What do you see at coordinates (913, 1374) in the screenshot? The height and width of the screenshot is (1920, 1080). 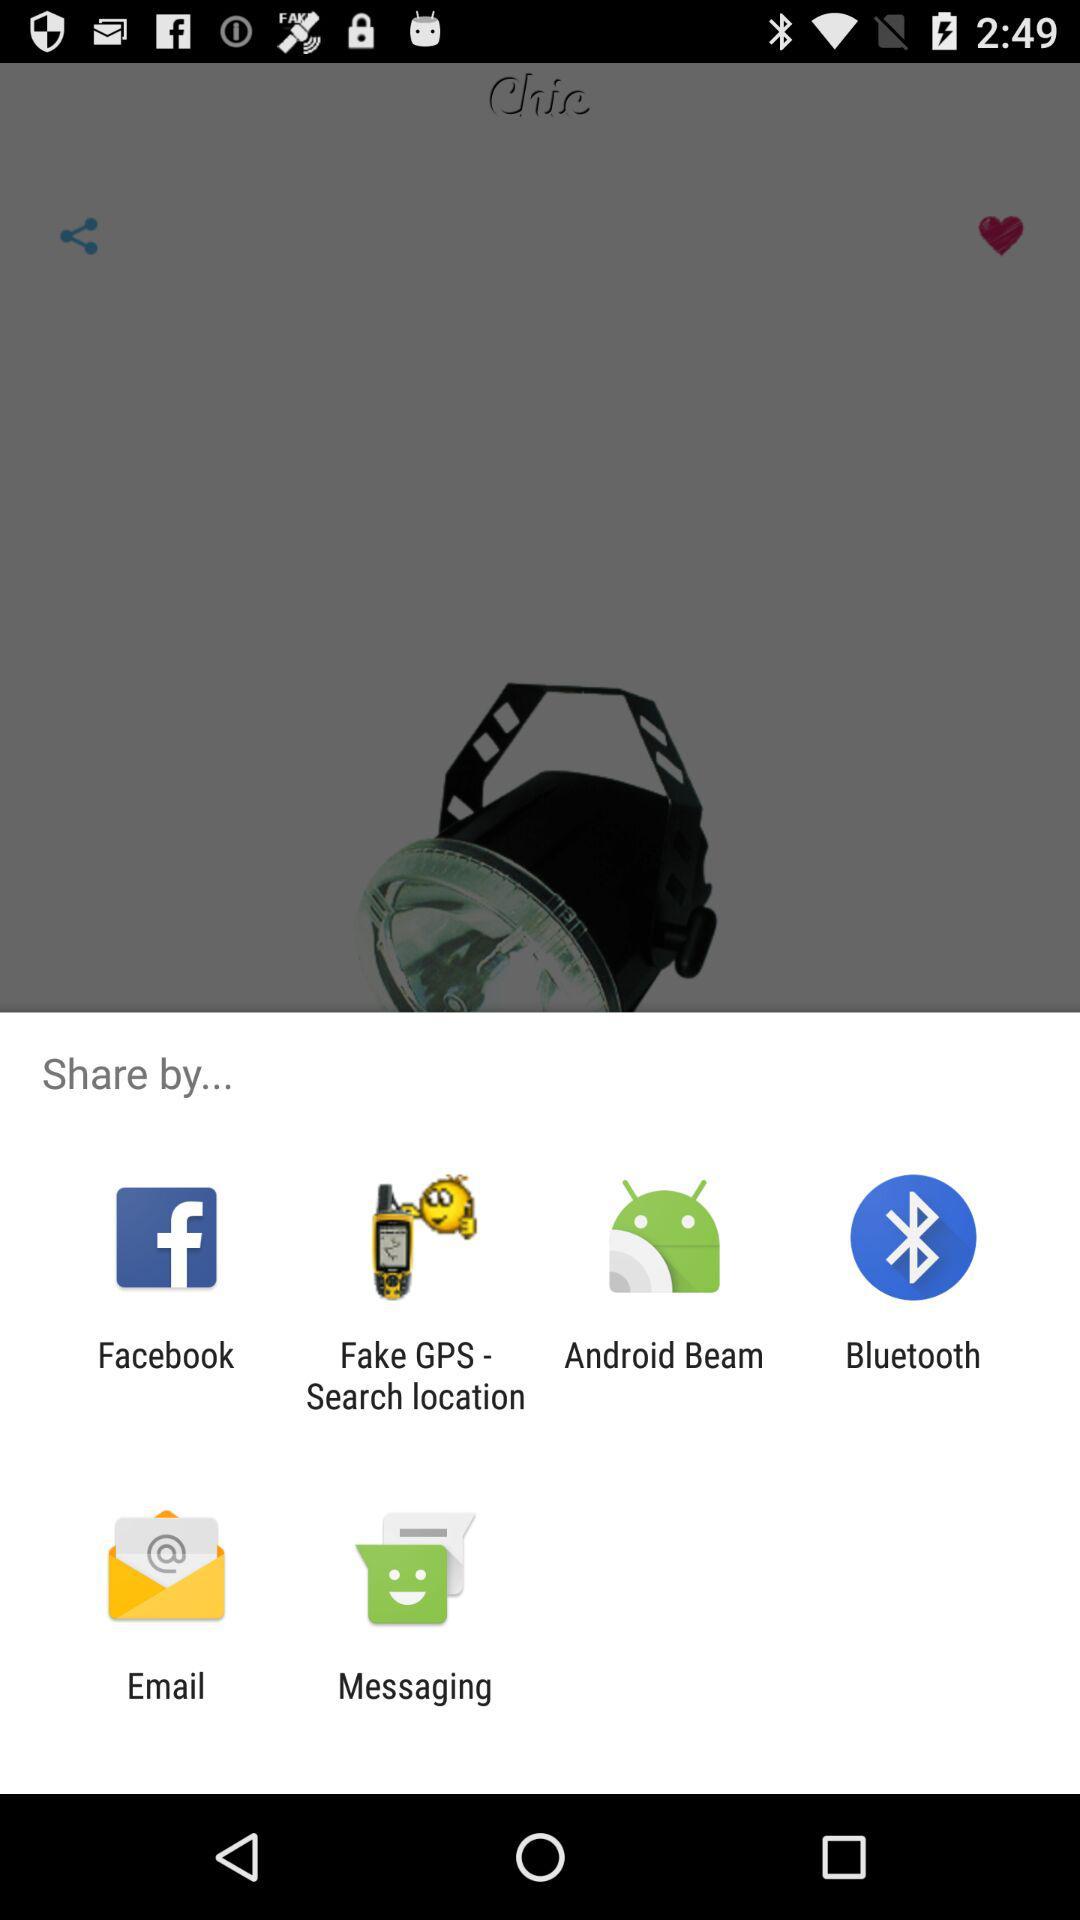 I see `bluetooth app` at bounding box center [913, 1374].